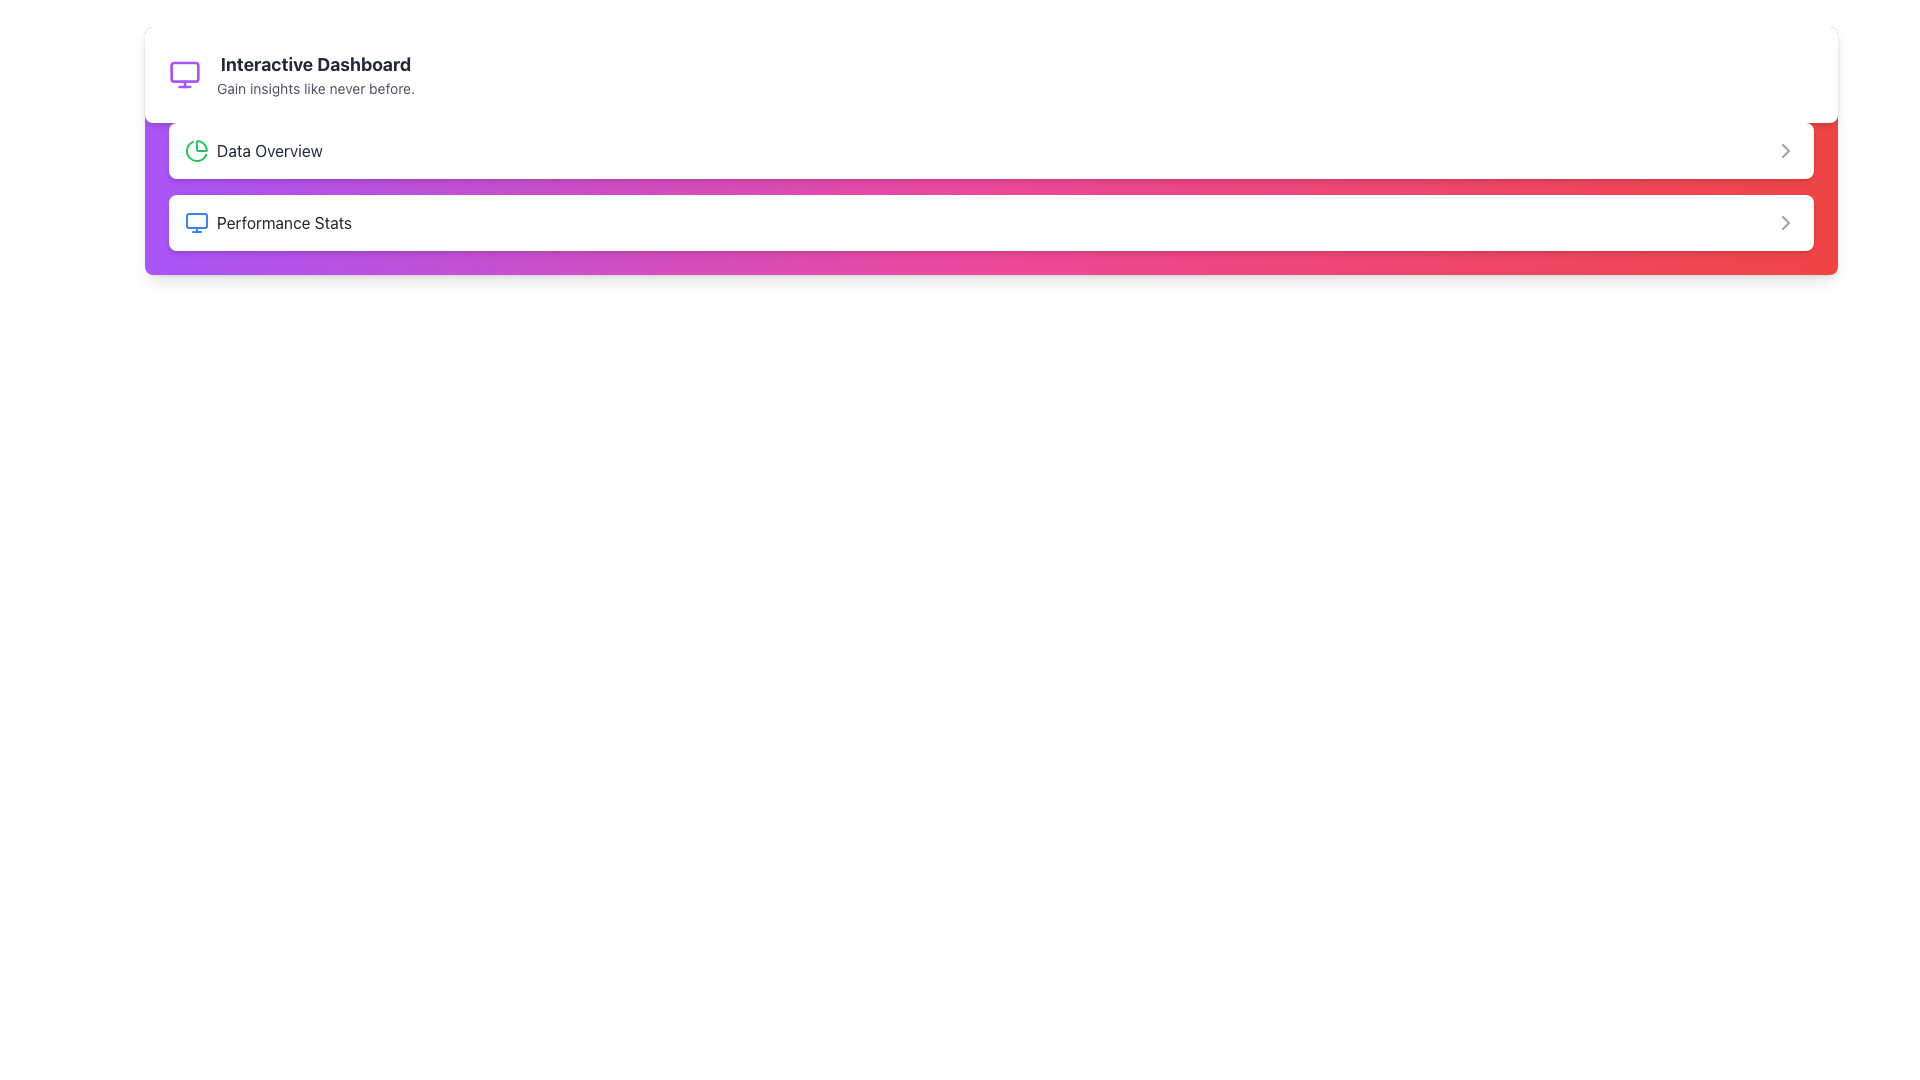 Image resolution: width=1920 pixels, height=1080 pixels. I want to click on the 'Data Overview' icon, which is located to the left of the 'Data Overview' text, serving as a button or link for data-related functionalities, so click(196, 149).